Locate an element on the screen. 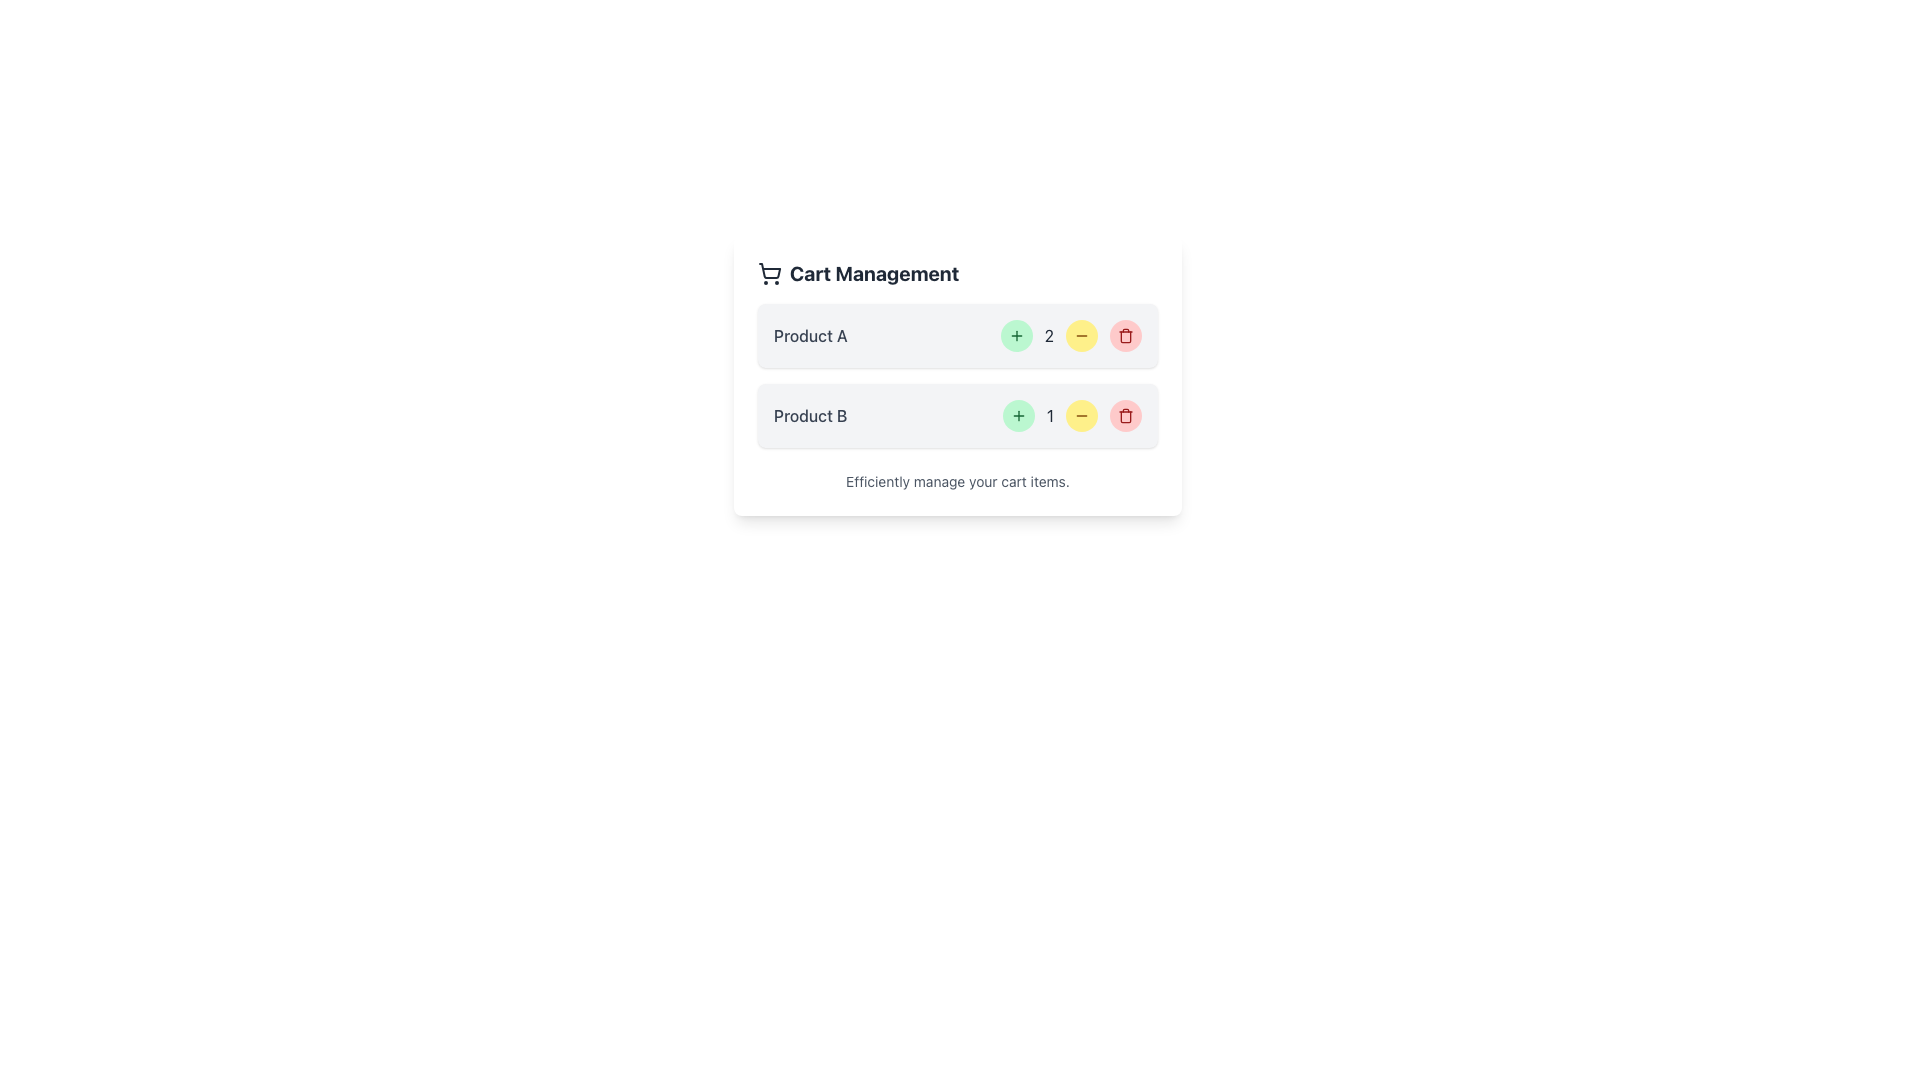 This screenshot has height=1080, width=1920. the text label displaying the quantity of Product B in the cart, which is centrally positioned between the plus and minus buttons is located at coordinates (1071, 415).